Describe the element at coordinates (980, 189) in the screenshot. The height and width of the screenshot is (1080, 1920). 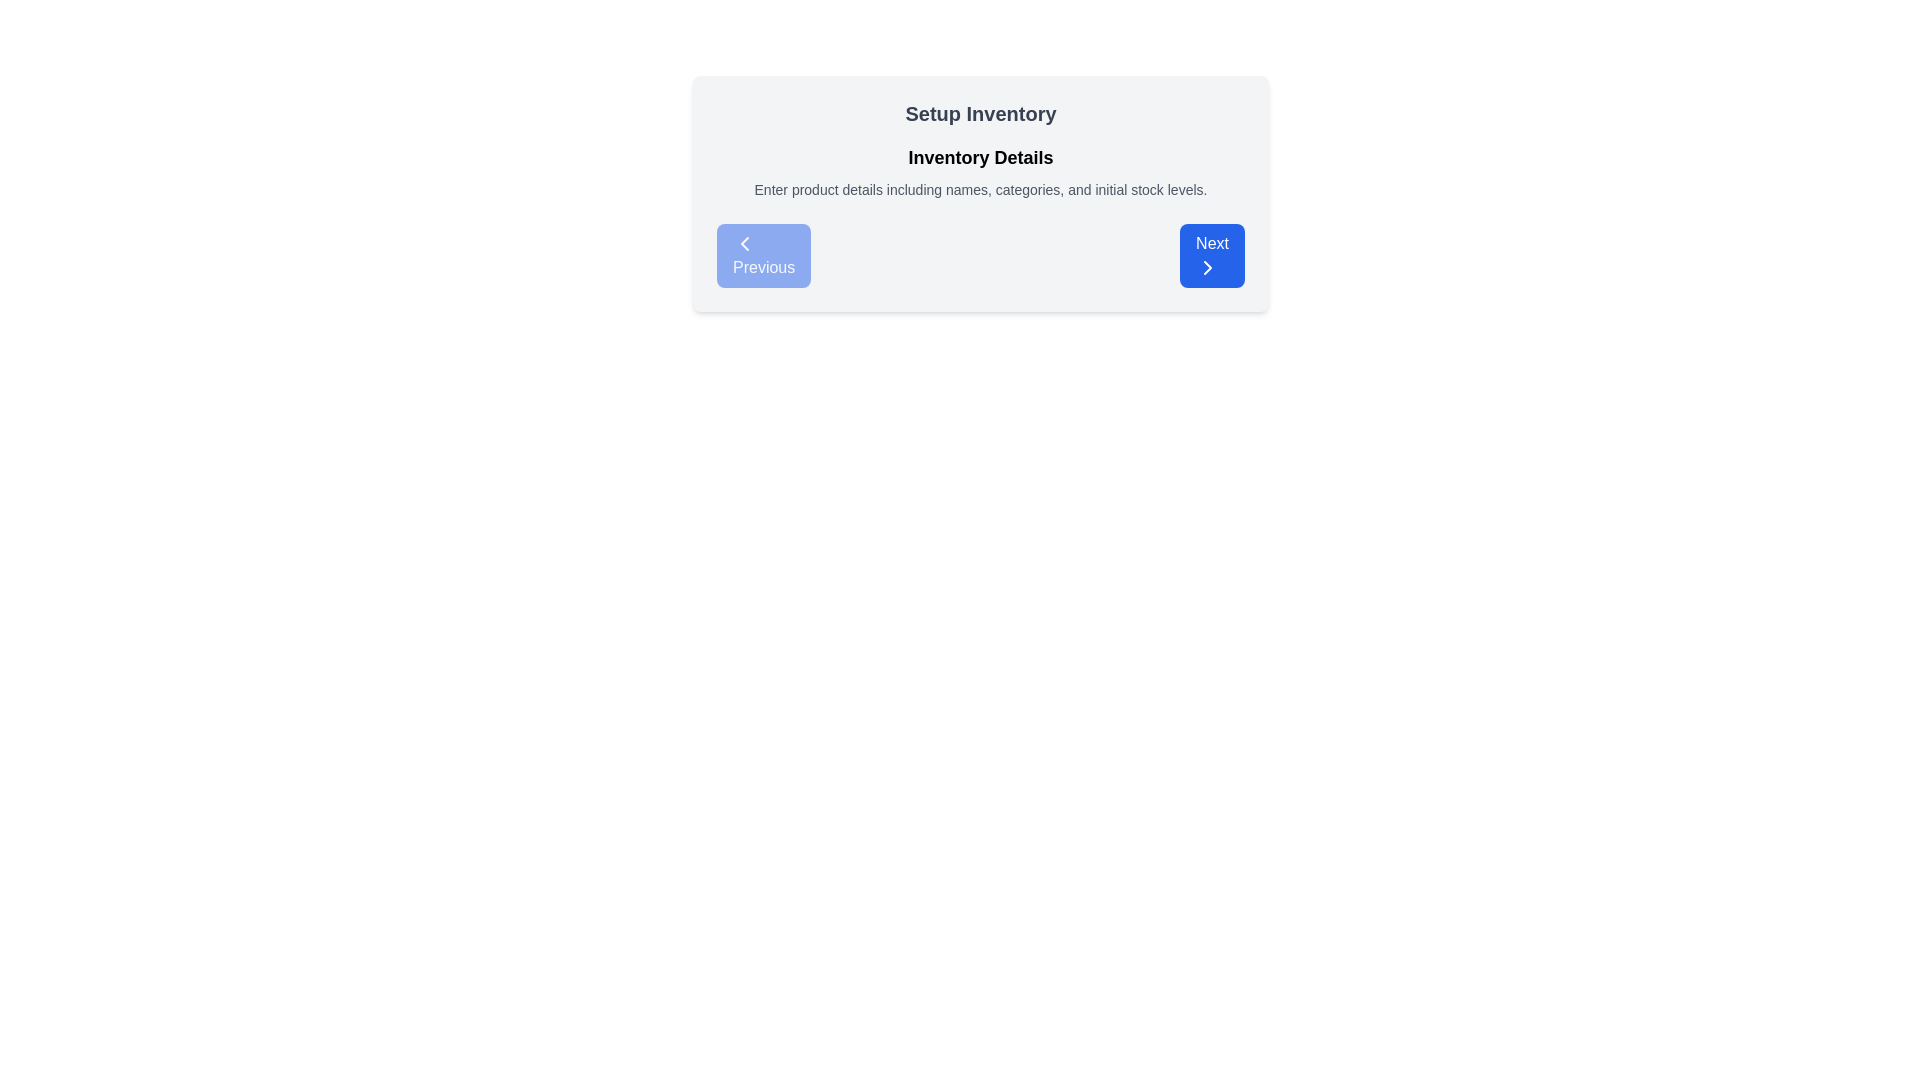
I see `the Informational Text element located below the 'Inventory Details' heading and above the 'Previous' and 'Next' buttons` at that location.